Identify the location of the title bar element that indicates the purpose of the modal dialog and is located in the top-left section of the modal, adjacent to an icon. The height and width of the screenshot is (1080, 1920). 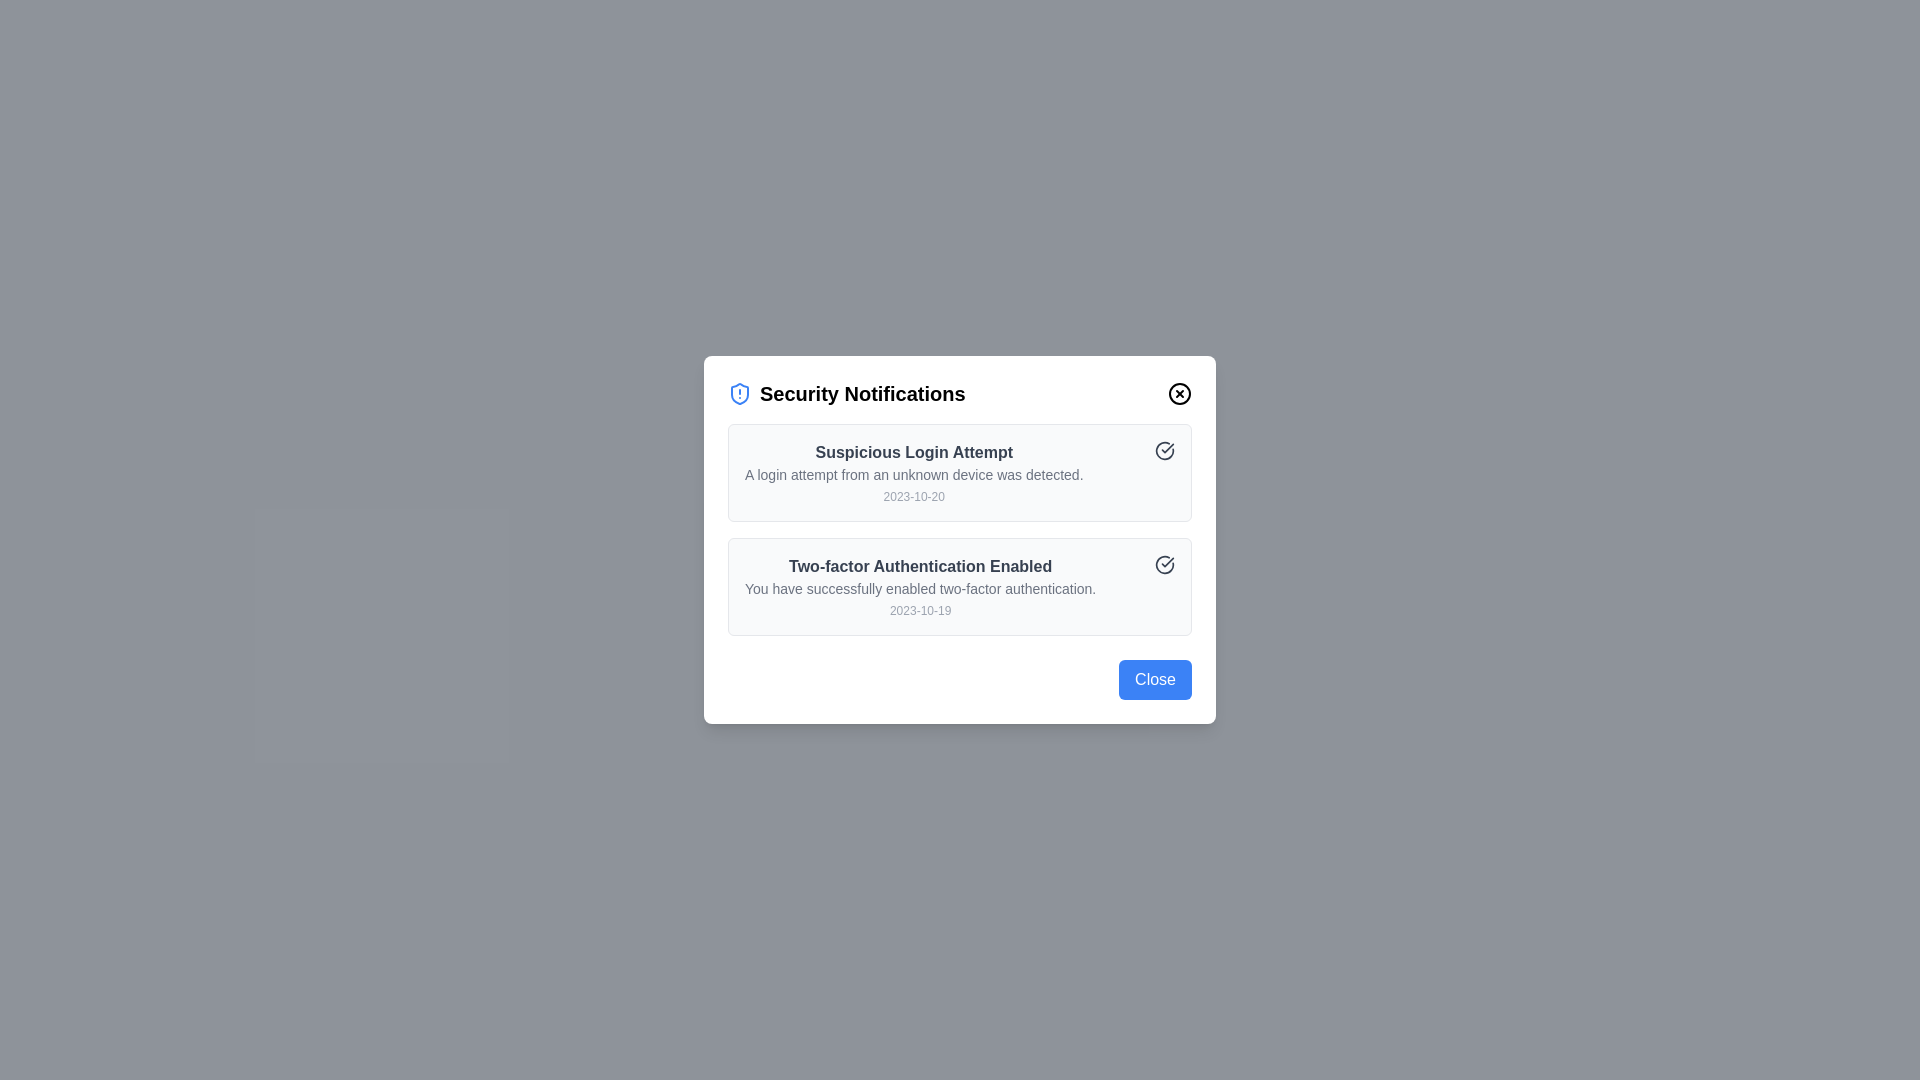
(846, 393).